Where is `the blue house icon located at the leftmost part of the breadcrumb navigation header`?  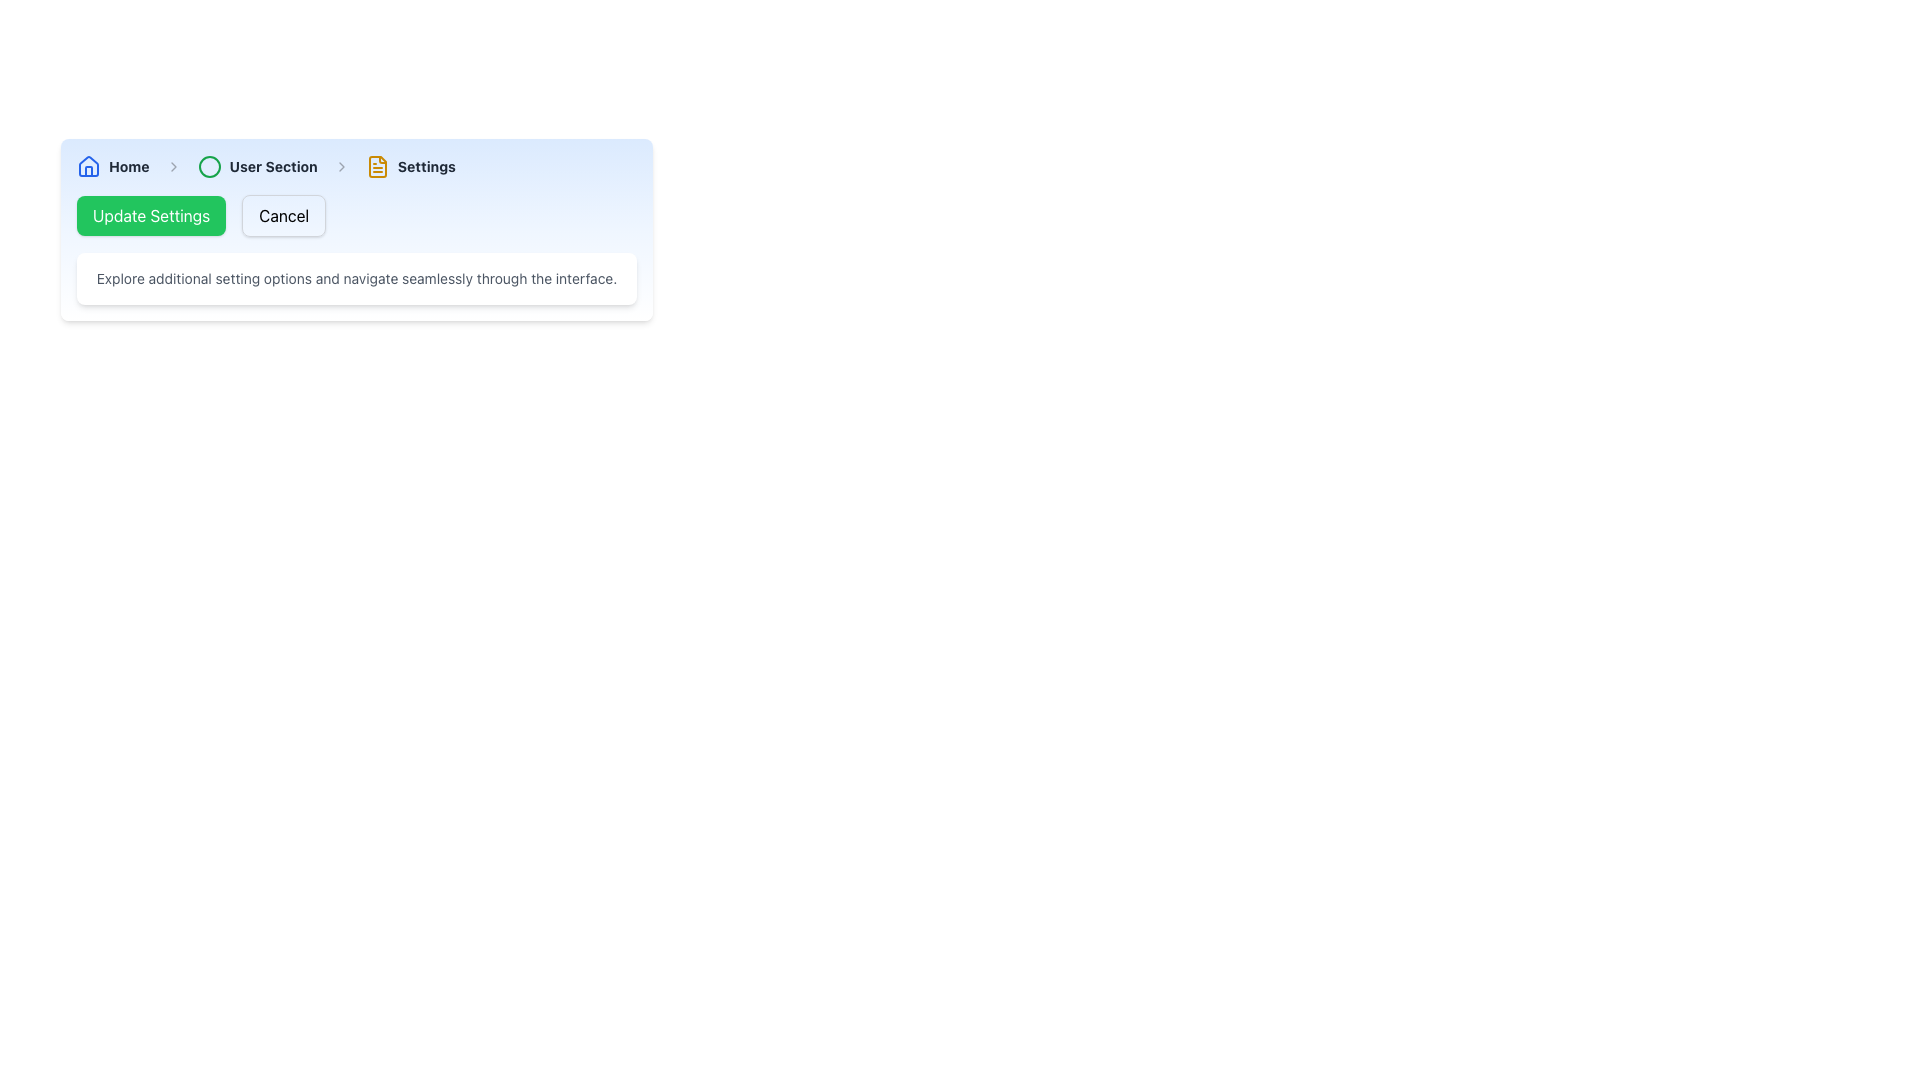 the blue house icon located at the leftmost part of the breadcrumb navigation header is located at coordinates (88, 164).